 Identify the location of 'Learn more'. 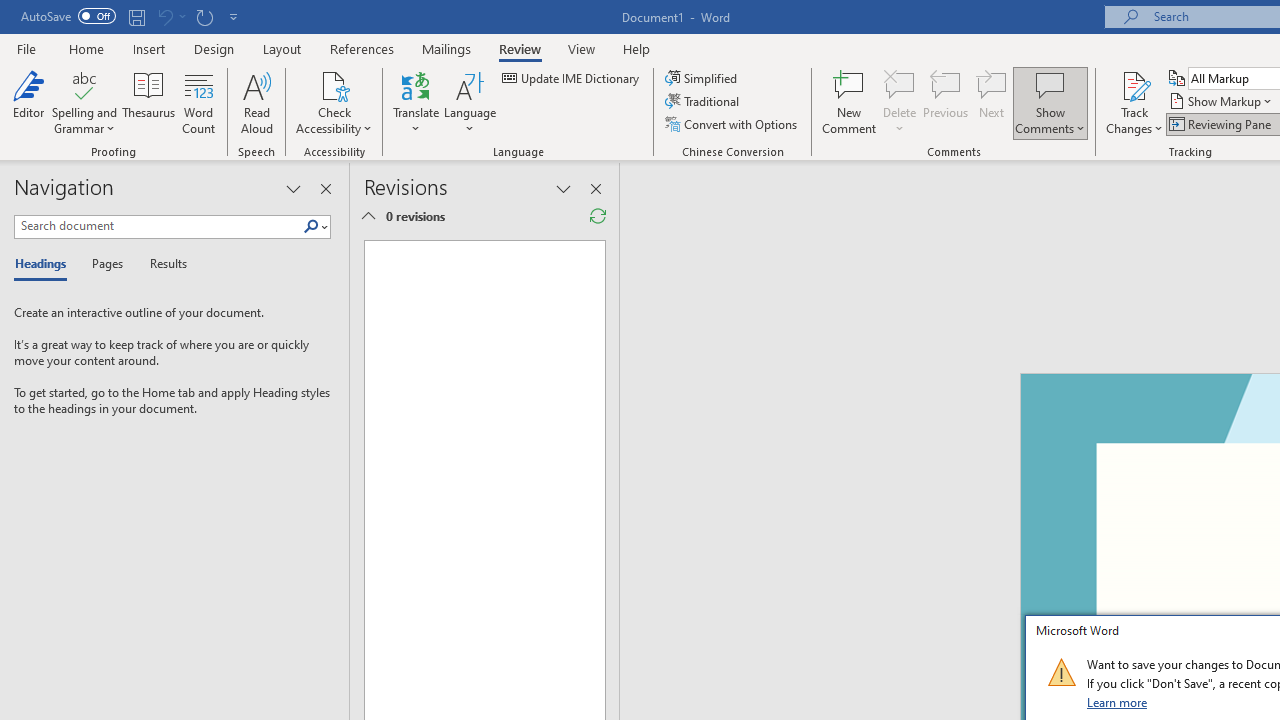
(1117, 701).